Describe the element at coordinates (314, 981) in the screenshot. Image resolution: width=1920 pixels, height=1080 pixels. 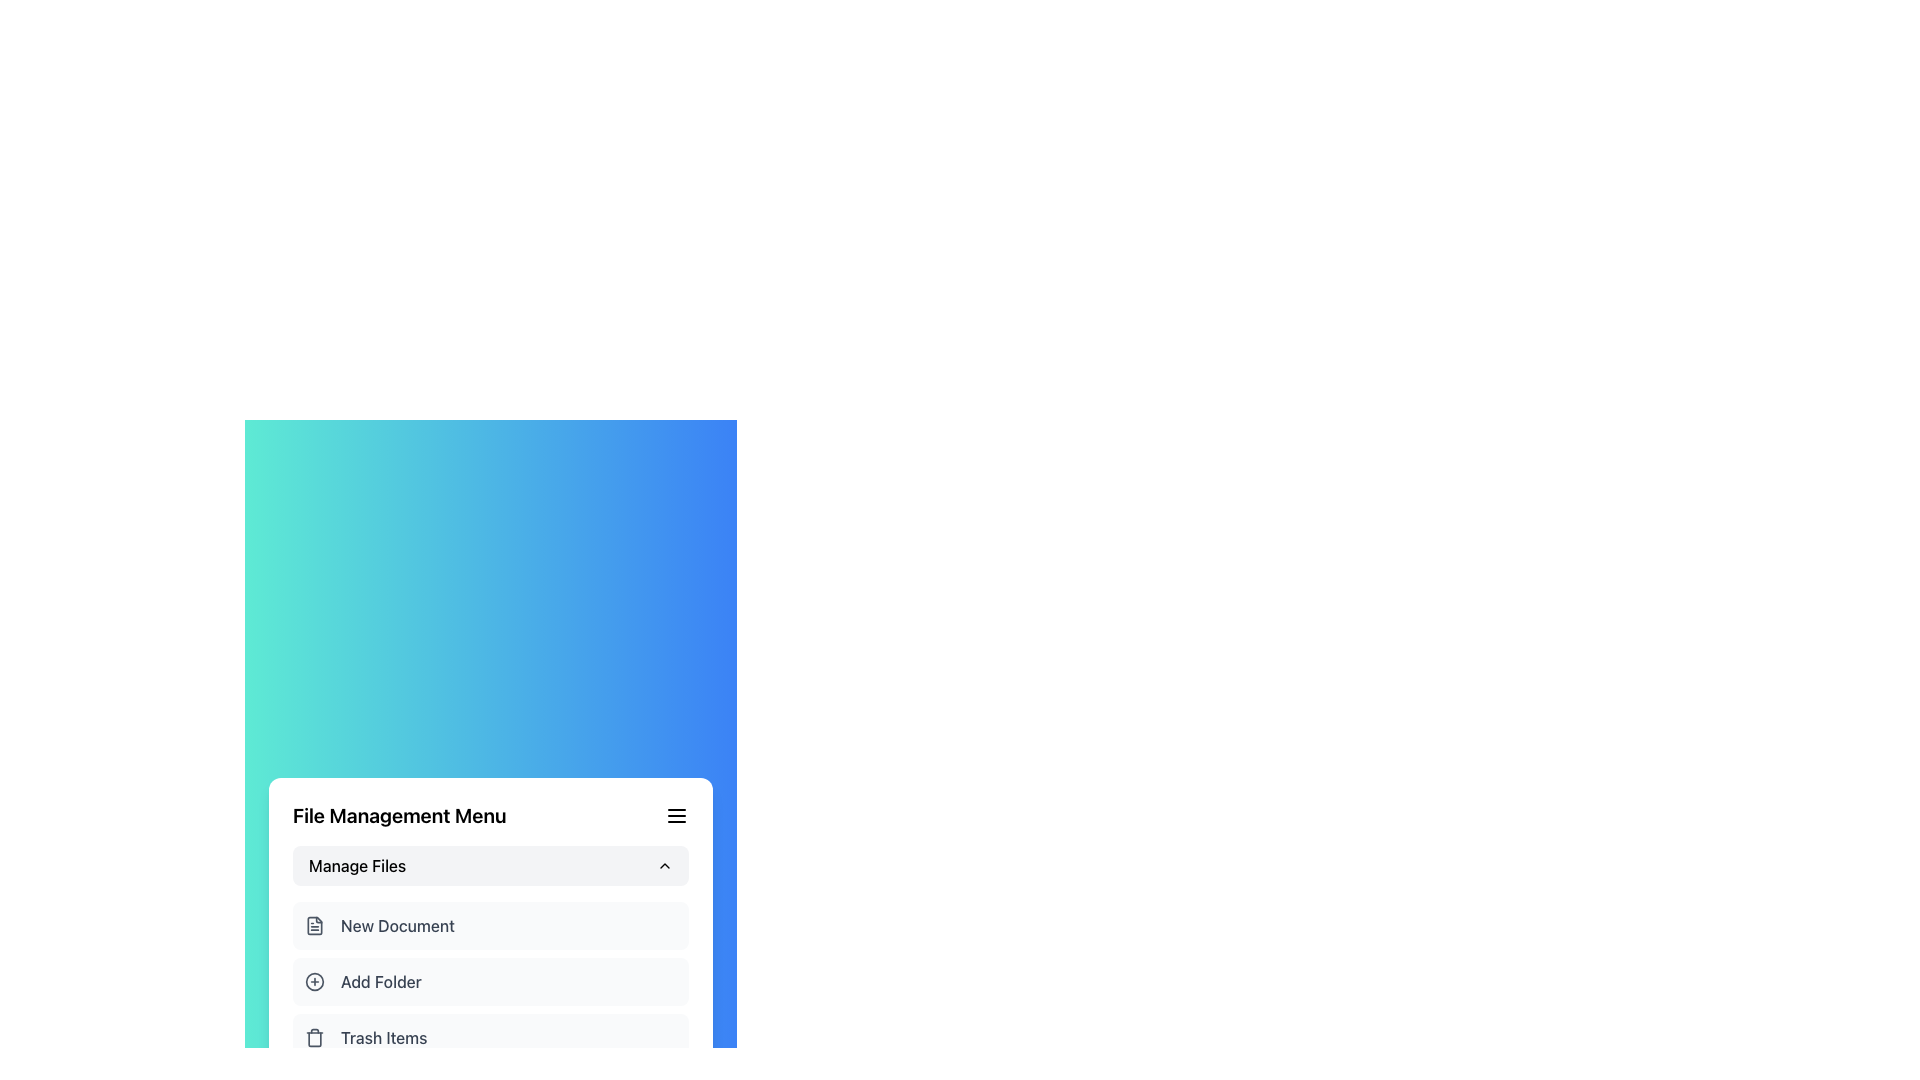
I see `the 'Add Folder' icon located in the vertical navigation menu, which symbolizes the 'Add Folder' action` at that location.